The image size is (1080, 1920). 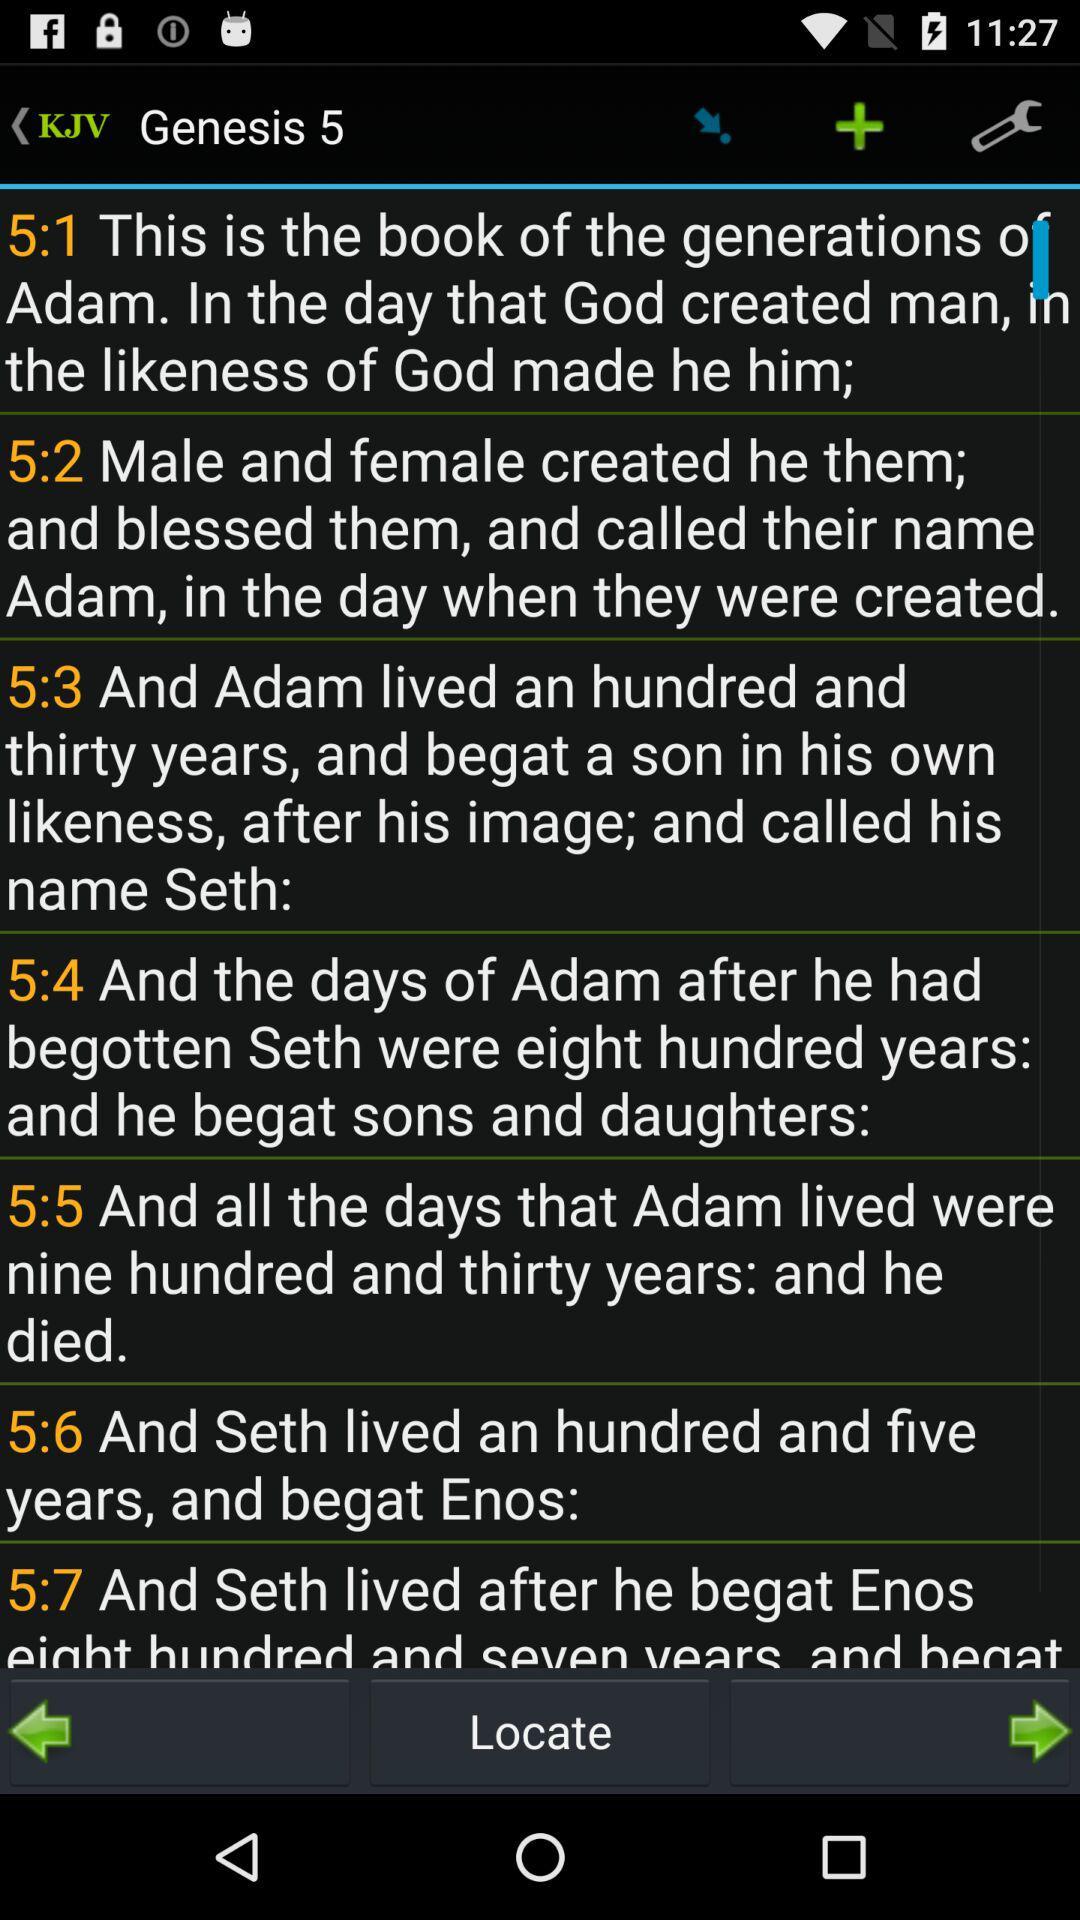 I want to click on previous, so click(x=180, y=1730).